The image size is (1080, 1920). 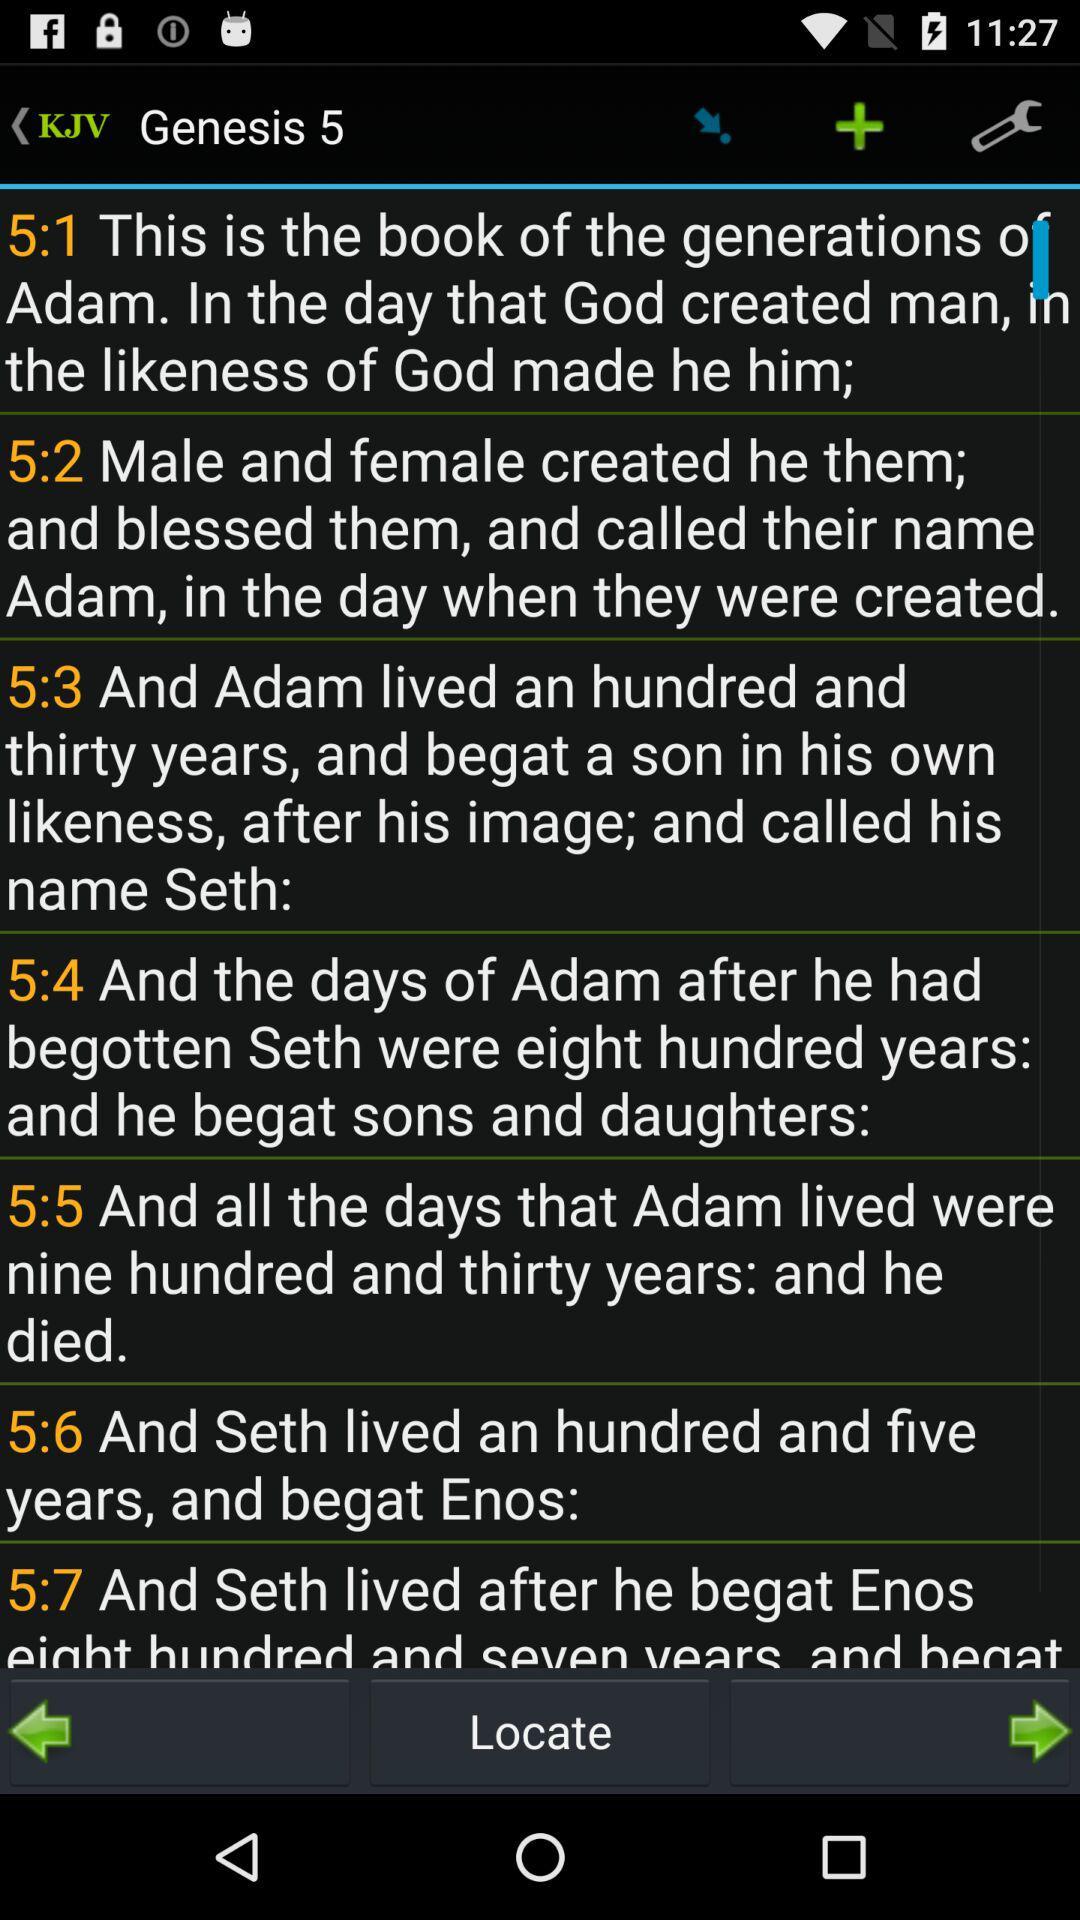 I want to click on previous, so click(x=180, y=1730).